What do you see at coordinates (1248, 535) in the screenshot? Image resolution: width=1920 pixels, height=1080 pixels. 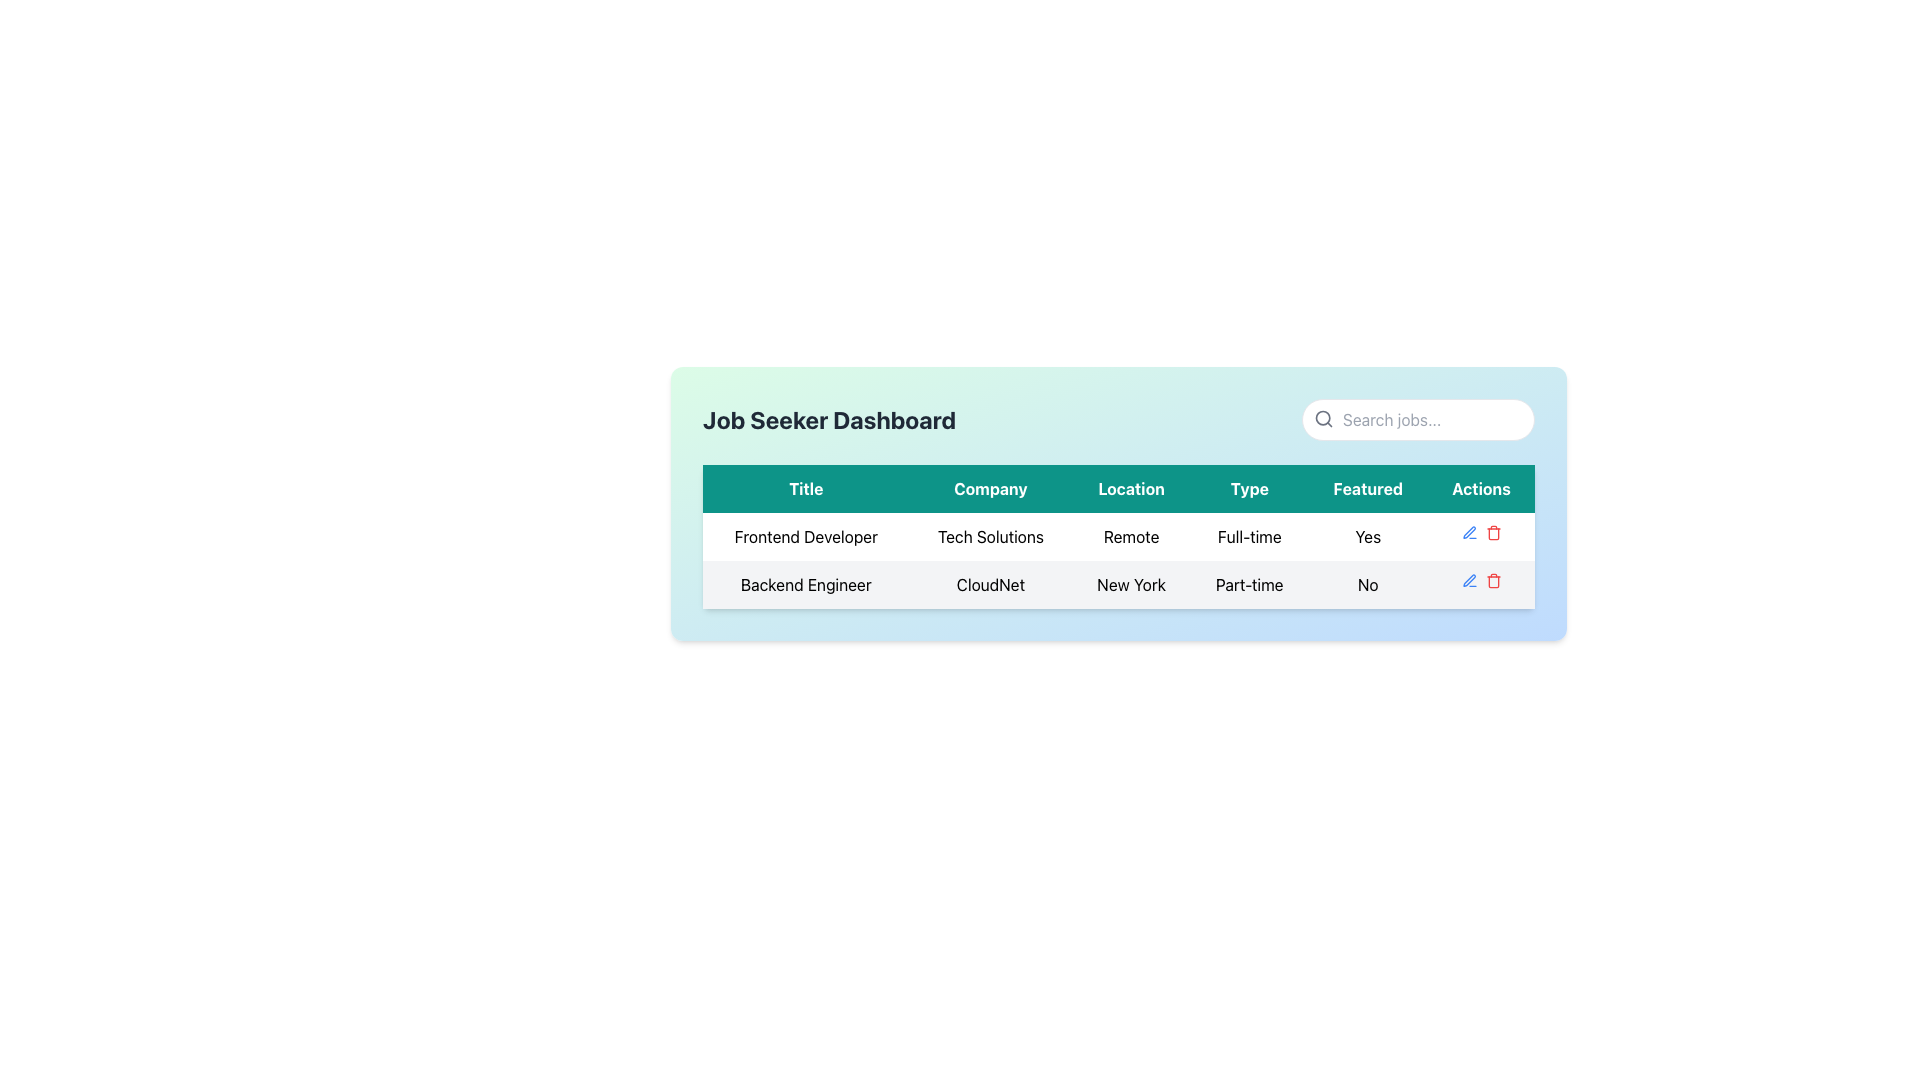 I see `the 'Full-time' text label within the 'Type' column of the 'Frontend Developer' row in the table` at bounding box center [1248, 535].